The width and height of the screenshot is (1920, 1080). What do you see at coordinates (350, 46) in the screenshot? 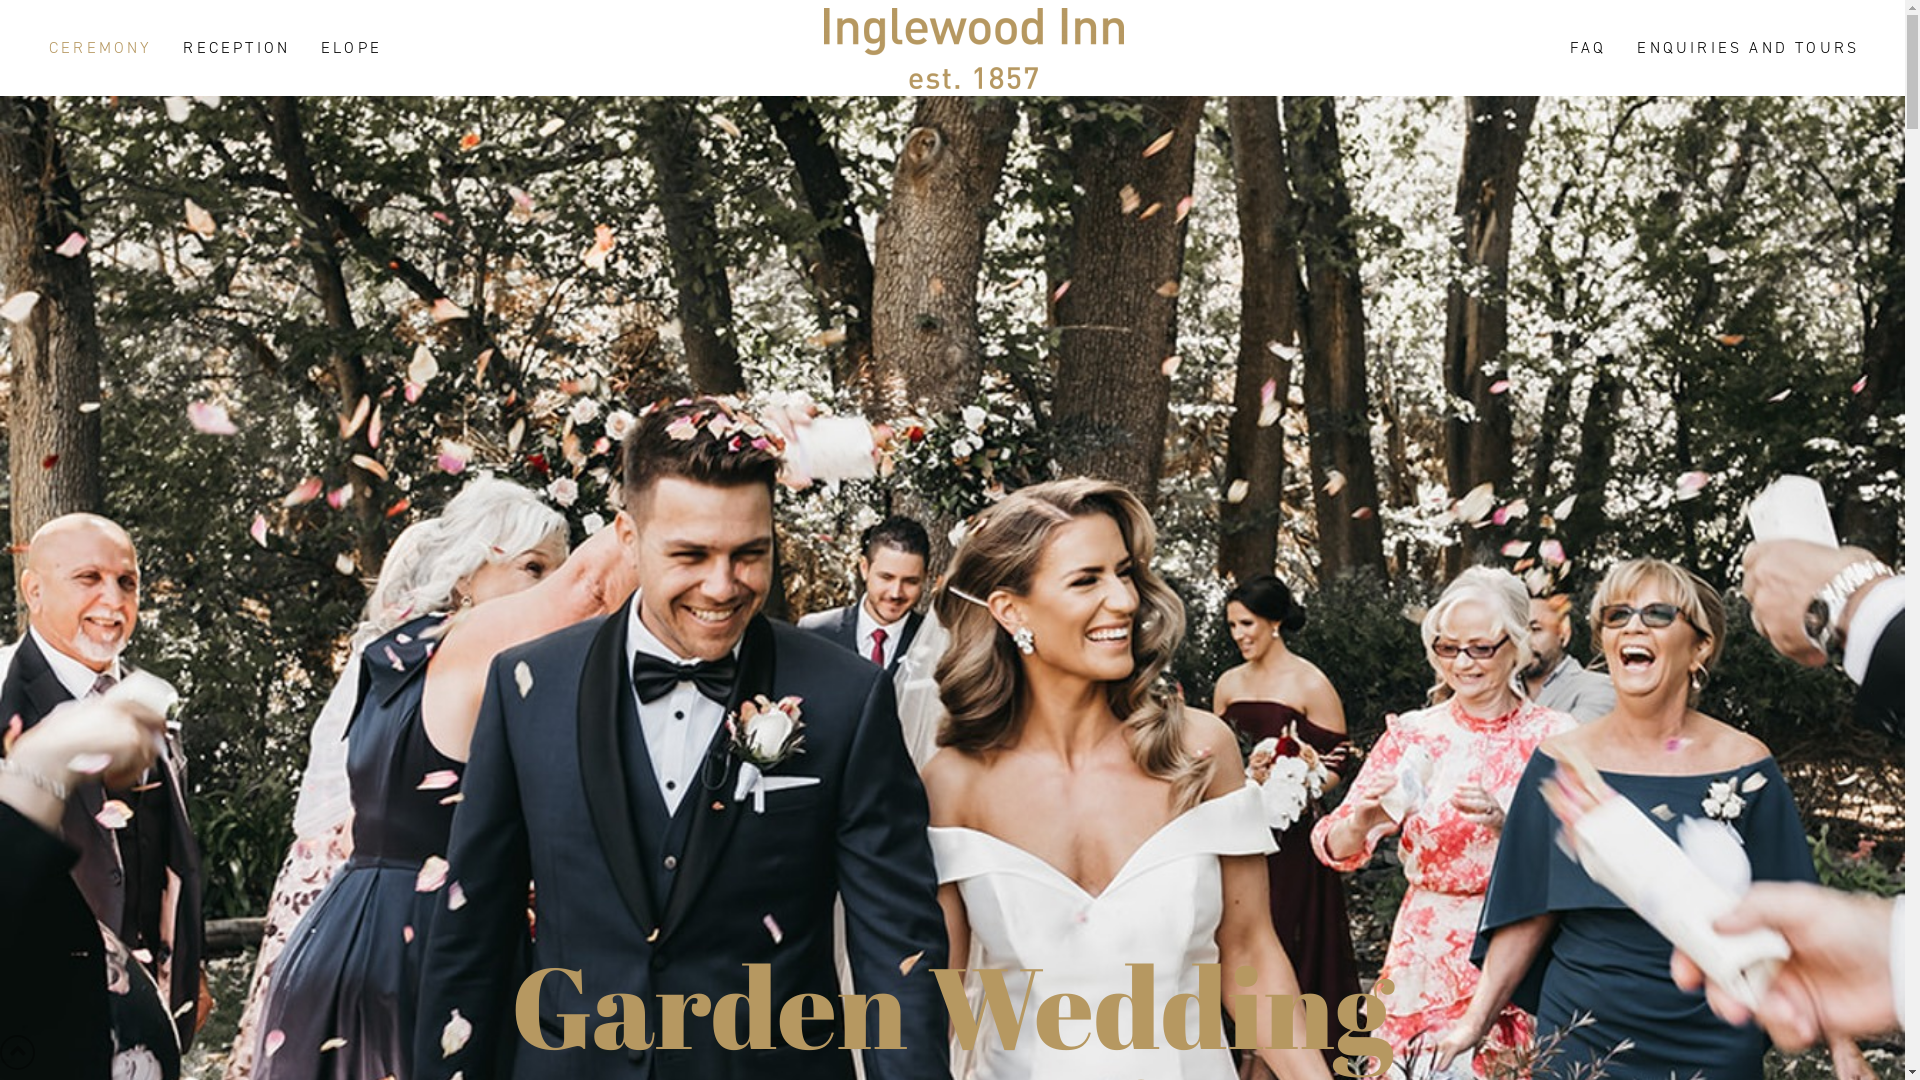
I see `'ELOPE'` at bounding box center [350, 46].